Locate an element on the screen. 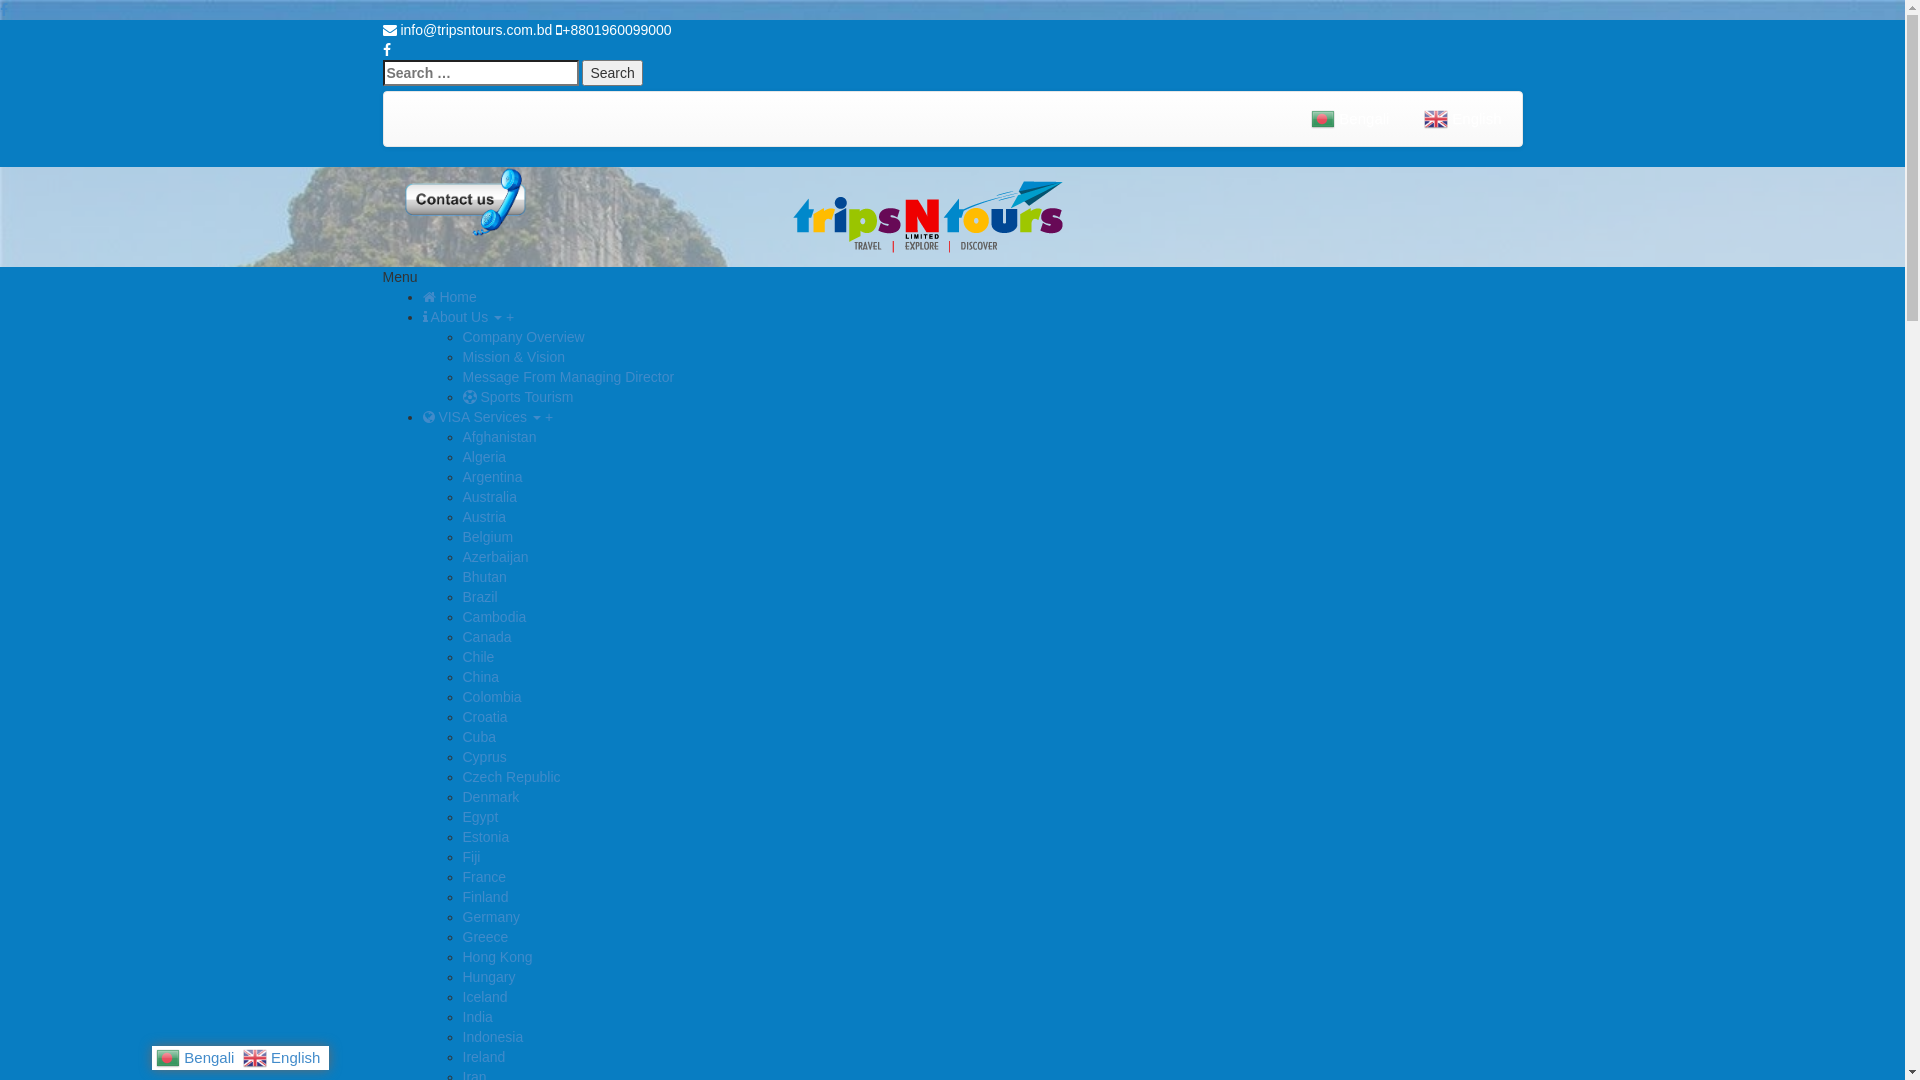 This screenshot has height=1080, width=1920. 'Bengali' is located at coordinates (155, 1055).